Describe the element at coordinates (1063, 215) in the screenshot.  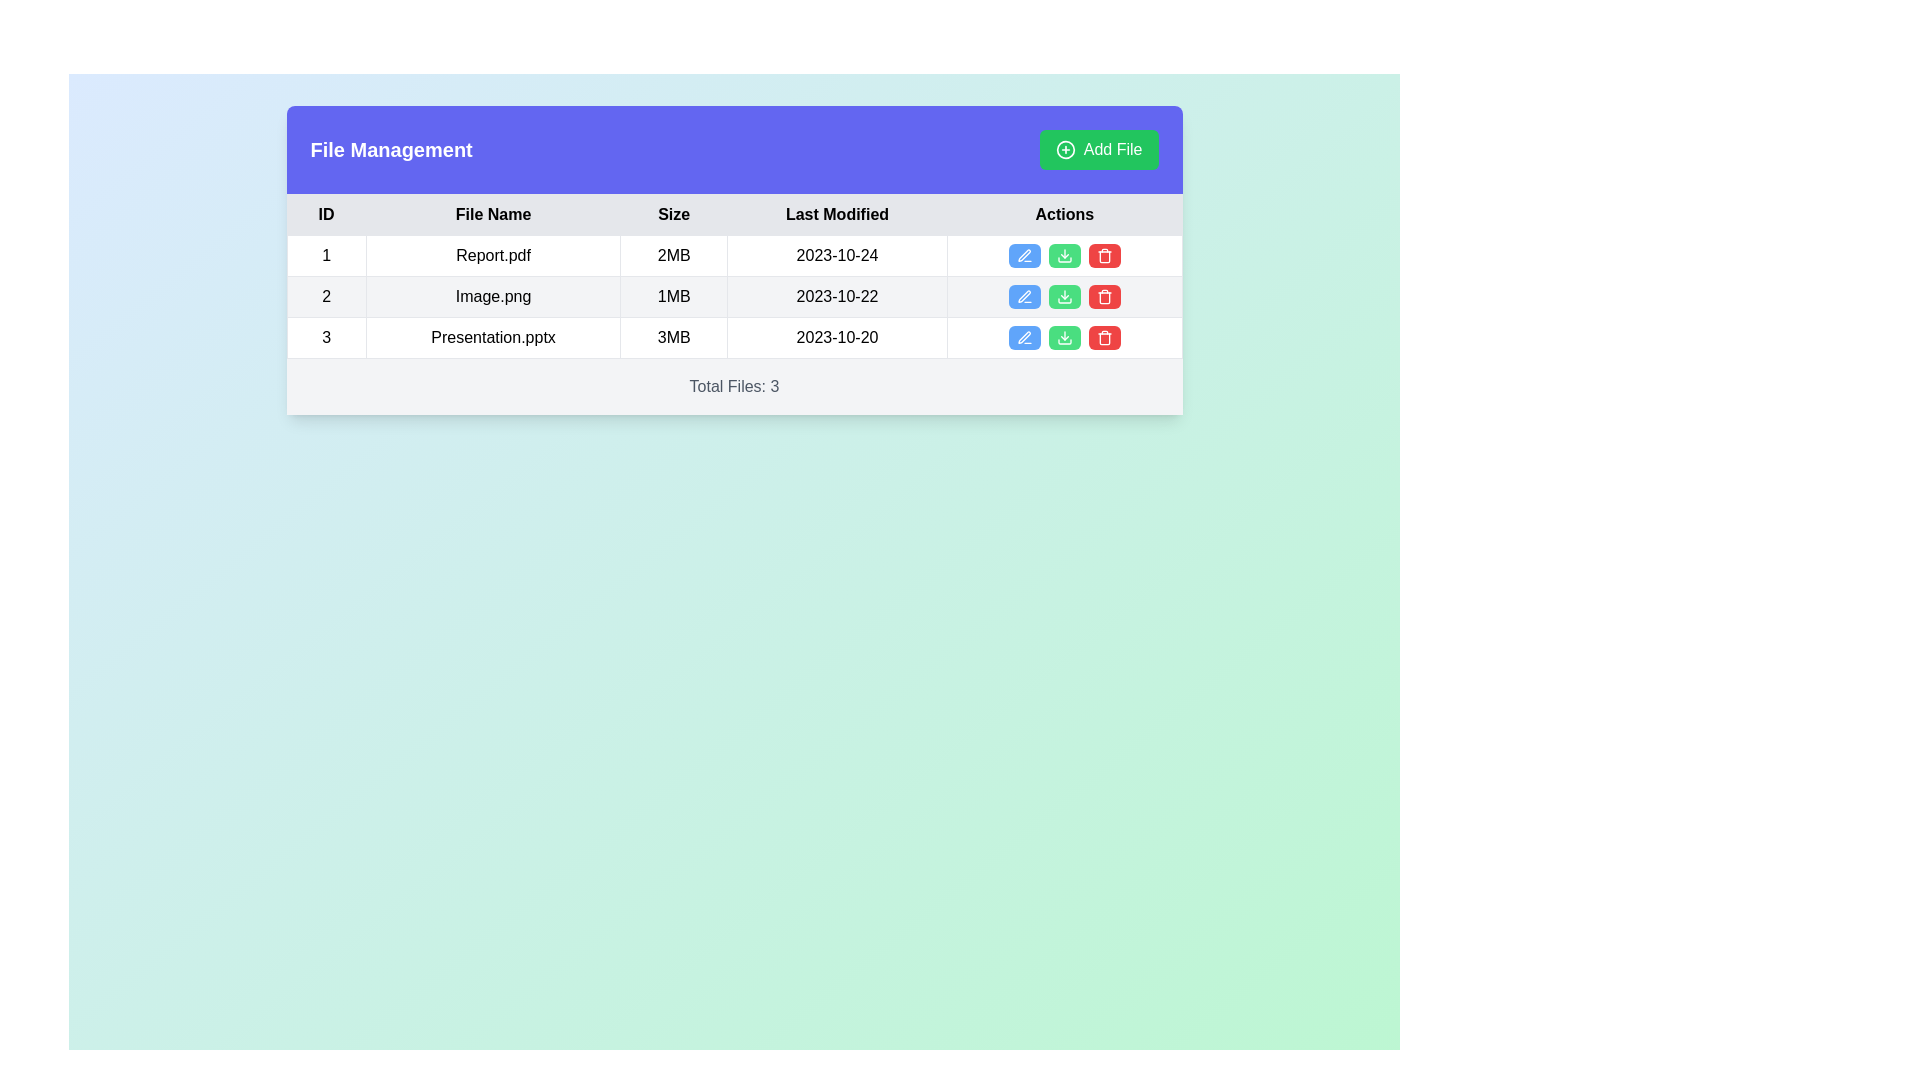
I see `the header label at the far right of the table, which signifies the purpose of the last column for actionable buttons` at that location.